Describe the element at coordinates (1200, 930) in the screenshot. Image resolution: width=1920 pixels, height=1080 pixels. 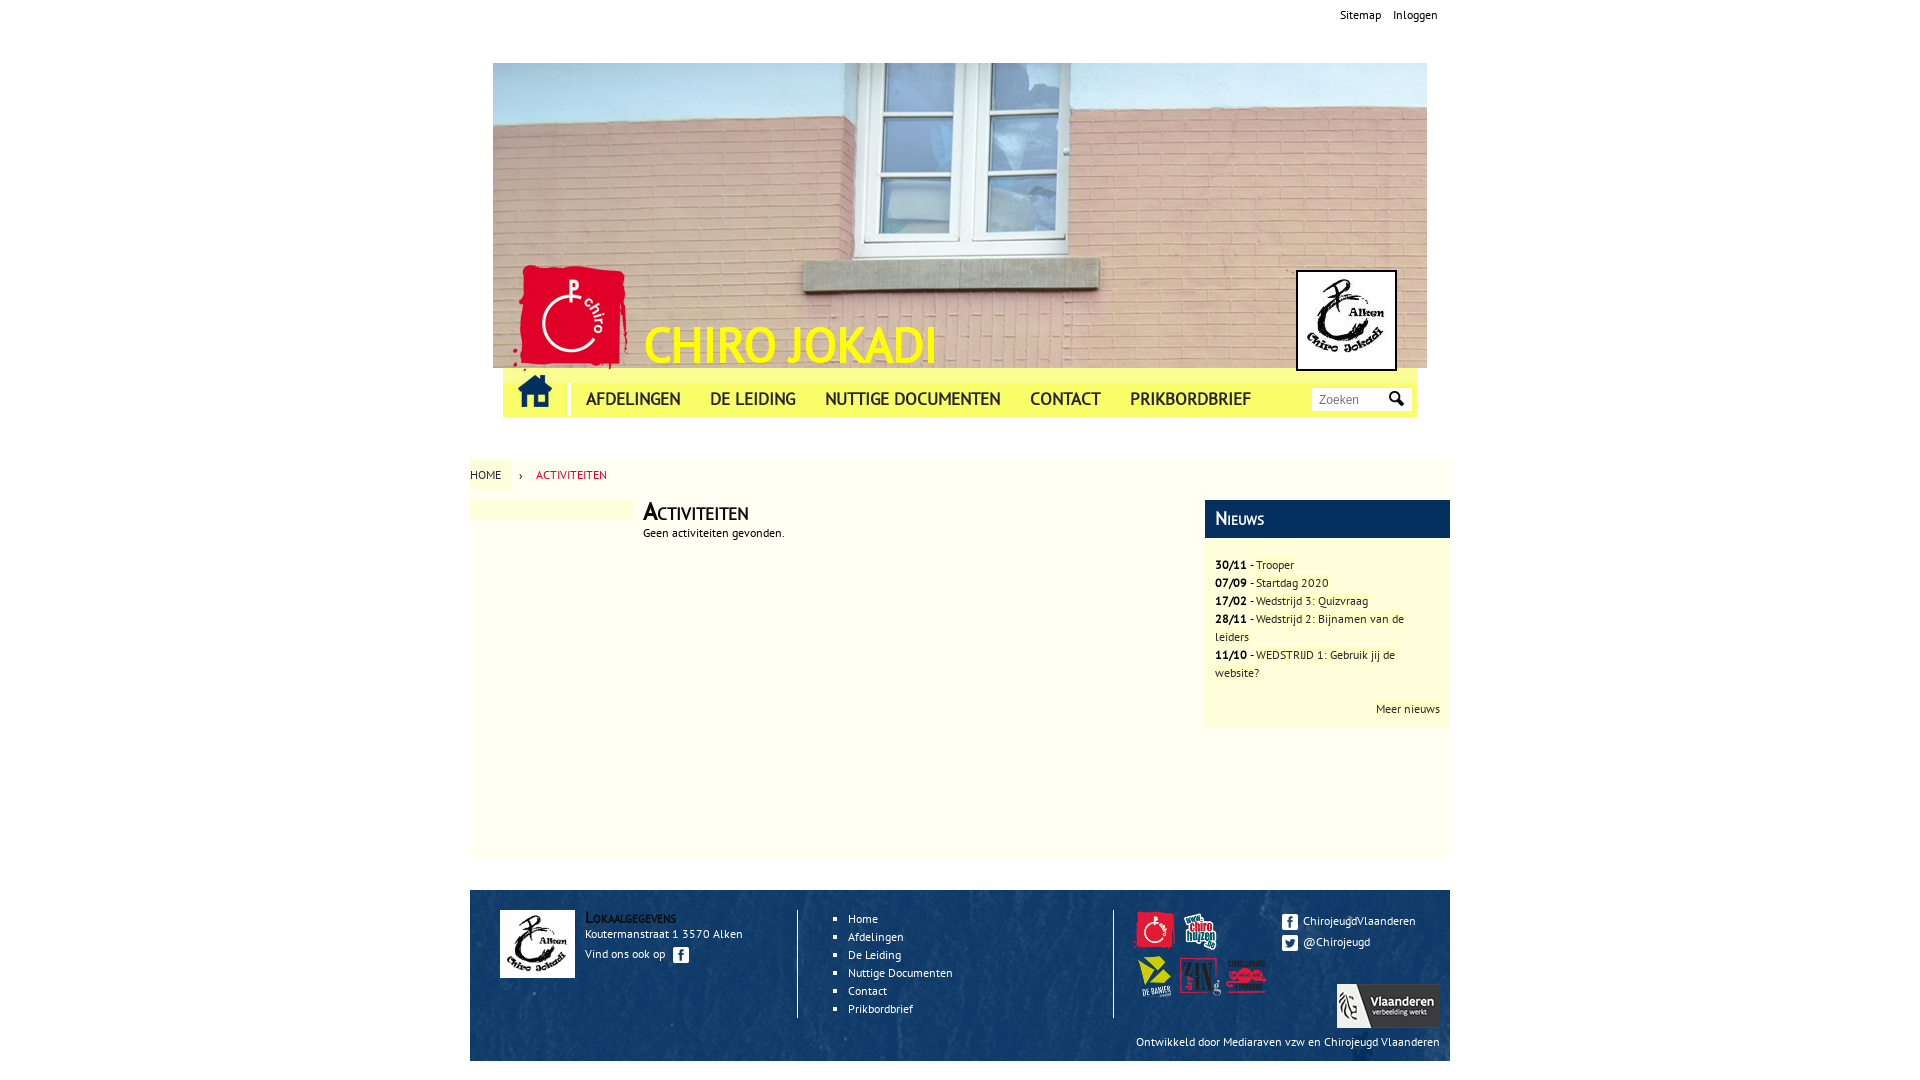
I see `'Chirohuizen'` at that location.